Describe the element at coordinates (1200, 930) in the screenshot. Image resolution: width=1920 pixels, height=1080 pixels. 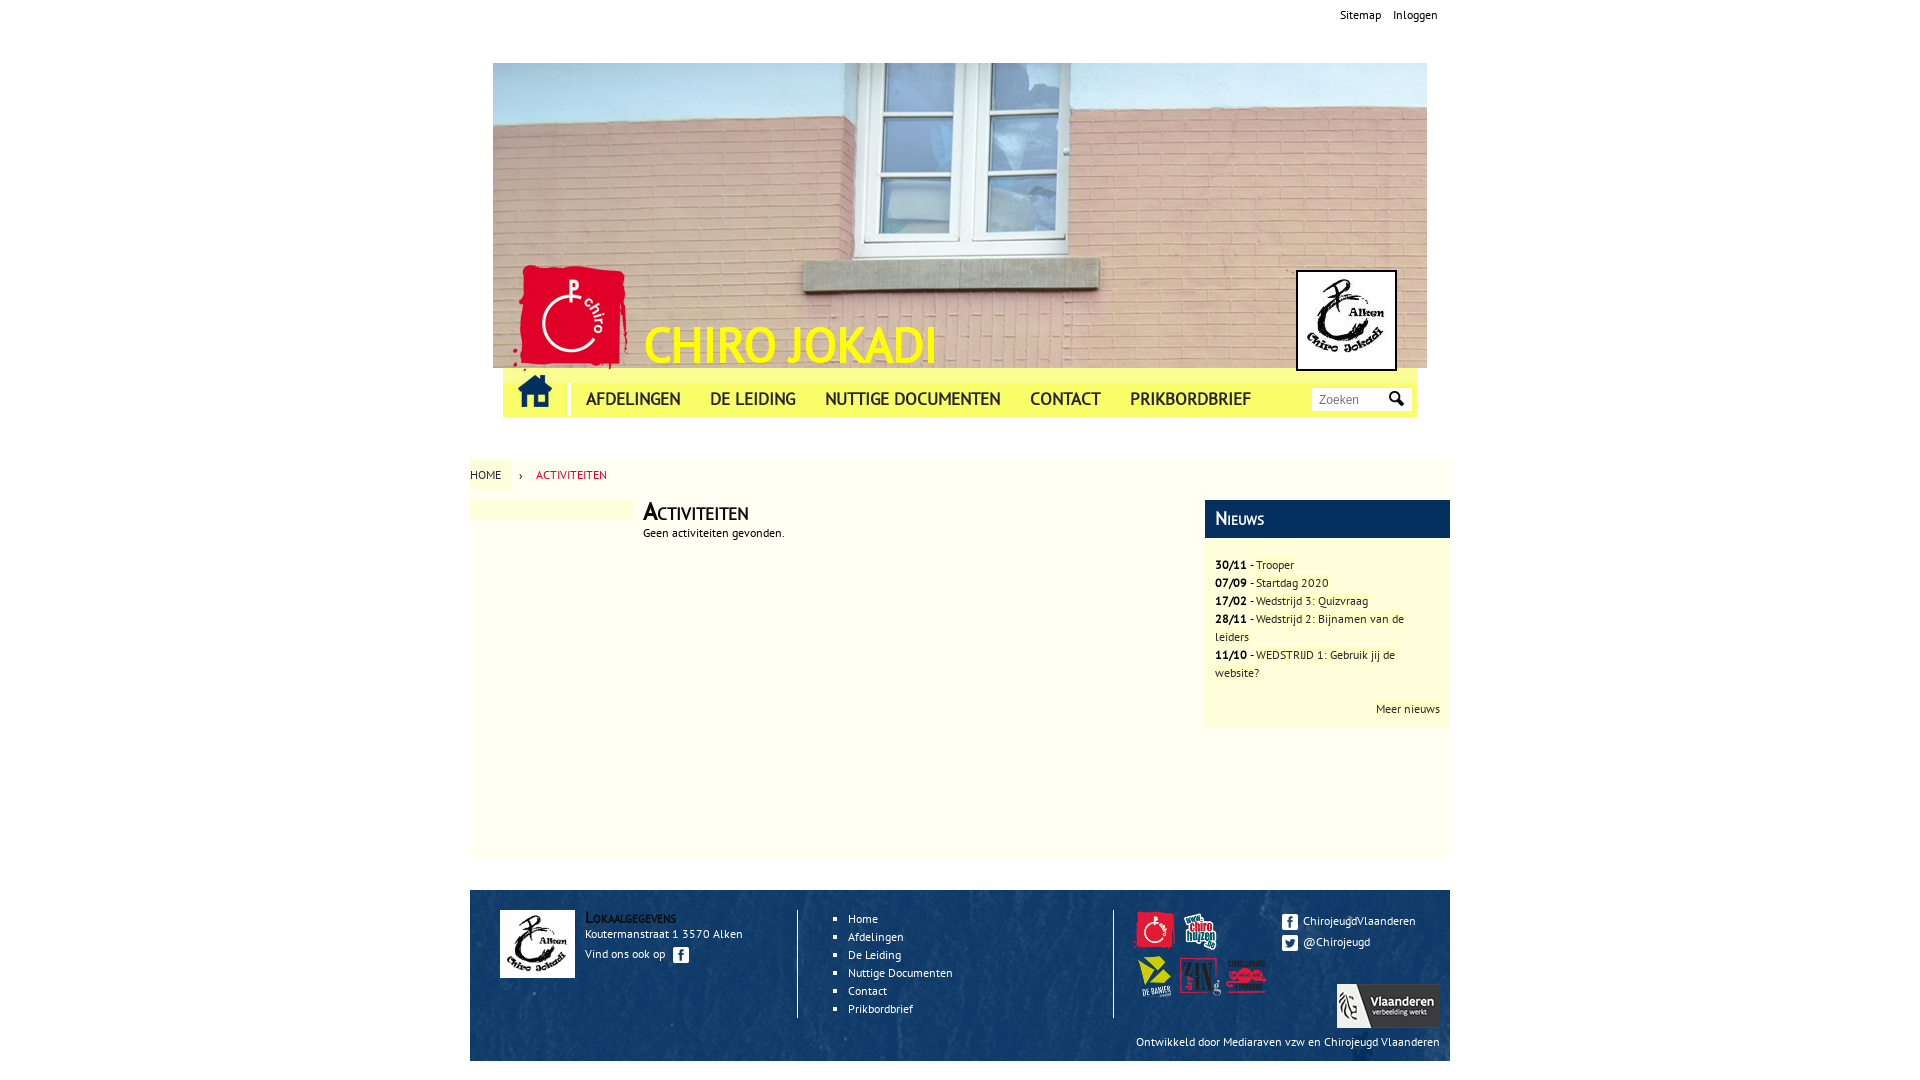
I see `'Chirohuizen'` at that location.